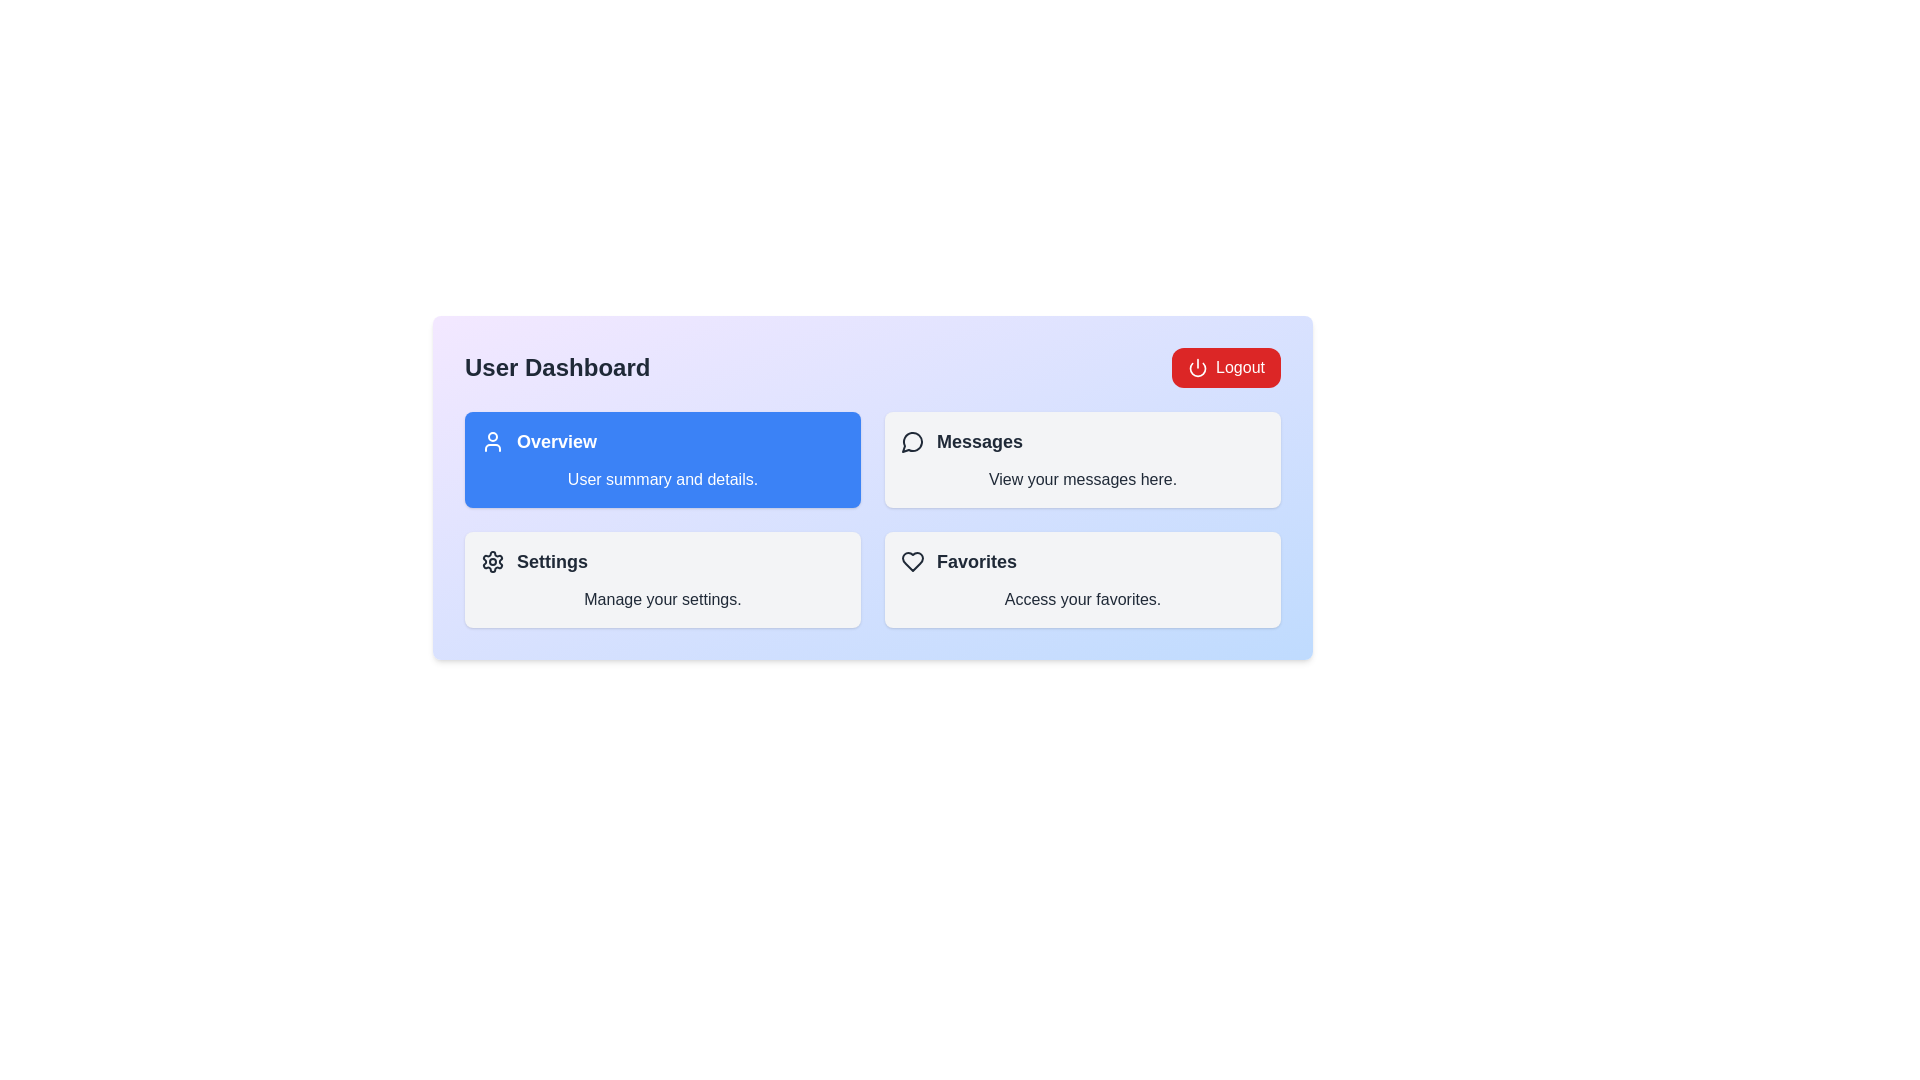 The image size is (1920, 1080). What do you see at coordinates (1082, 579) in the screenshot?
I see `the navigation card located in the lower-right corner of the grid layout` at bounding box center [1082, 579].